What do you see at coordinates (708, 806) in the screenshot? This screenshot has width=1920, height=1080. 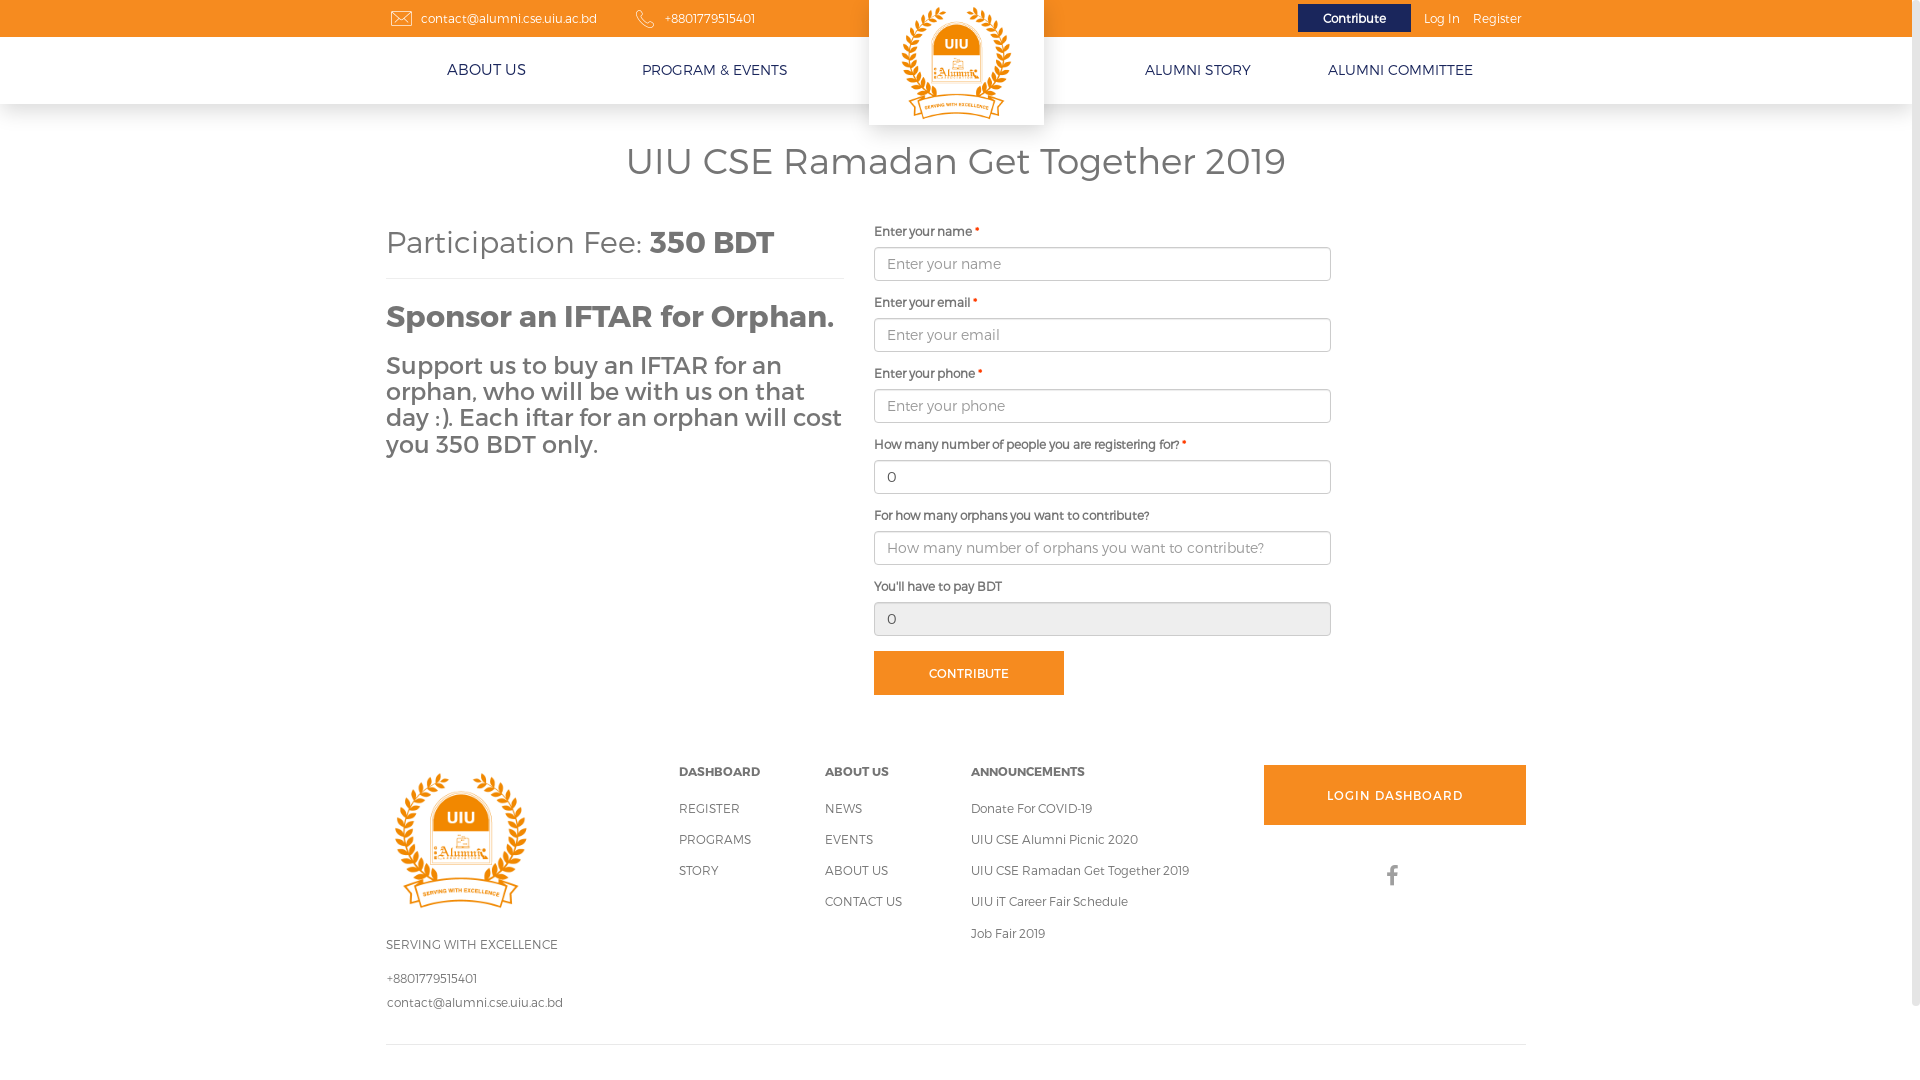 I see `'REGISTER'` at bounding box center [708, 806].